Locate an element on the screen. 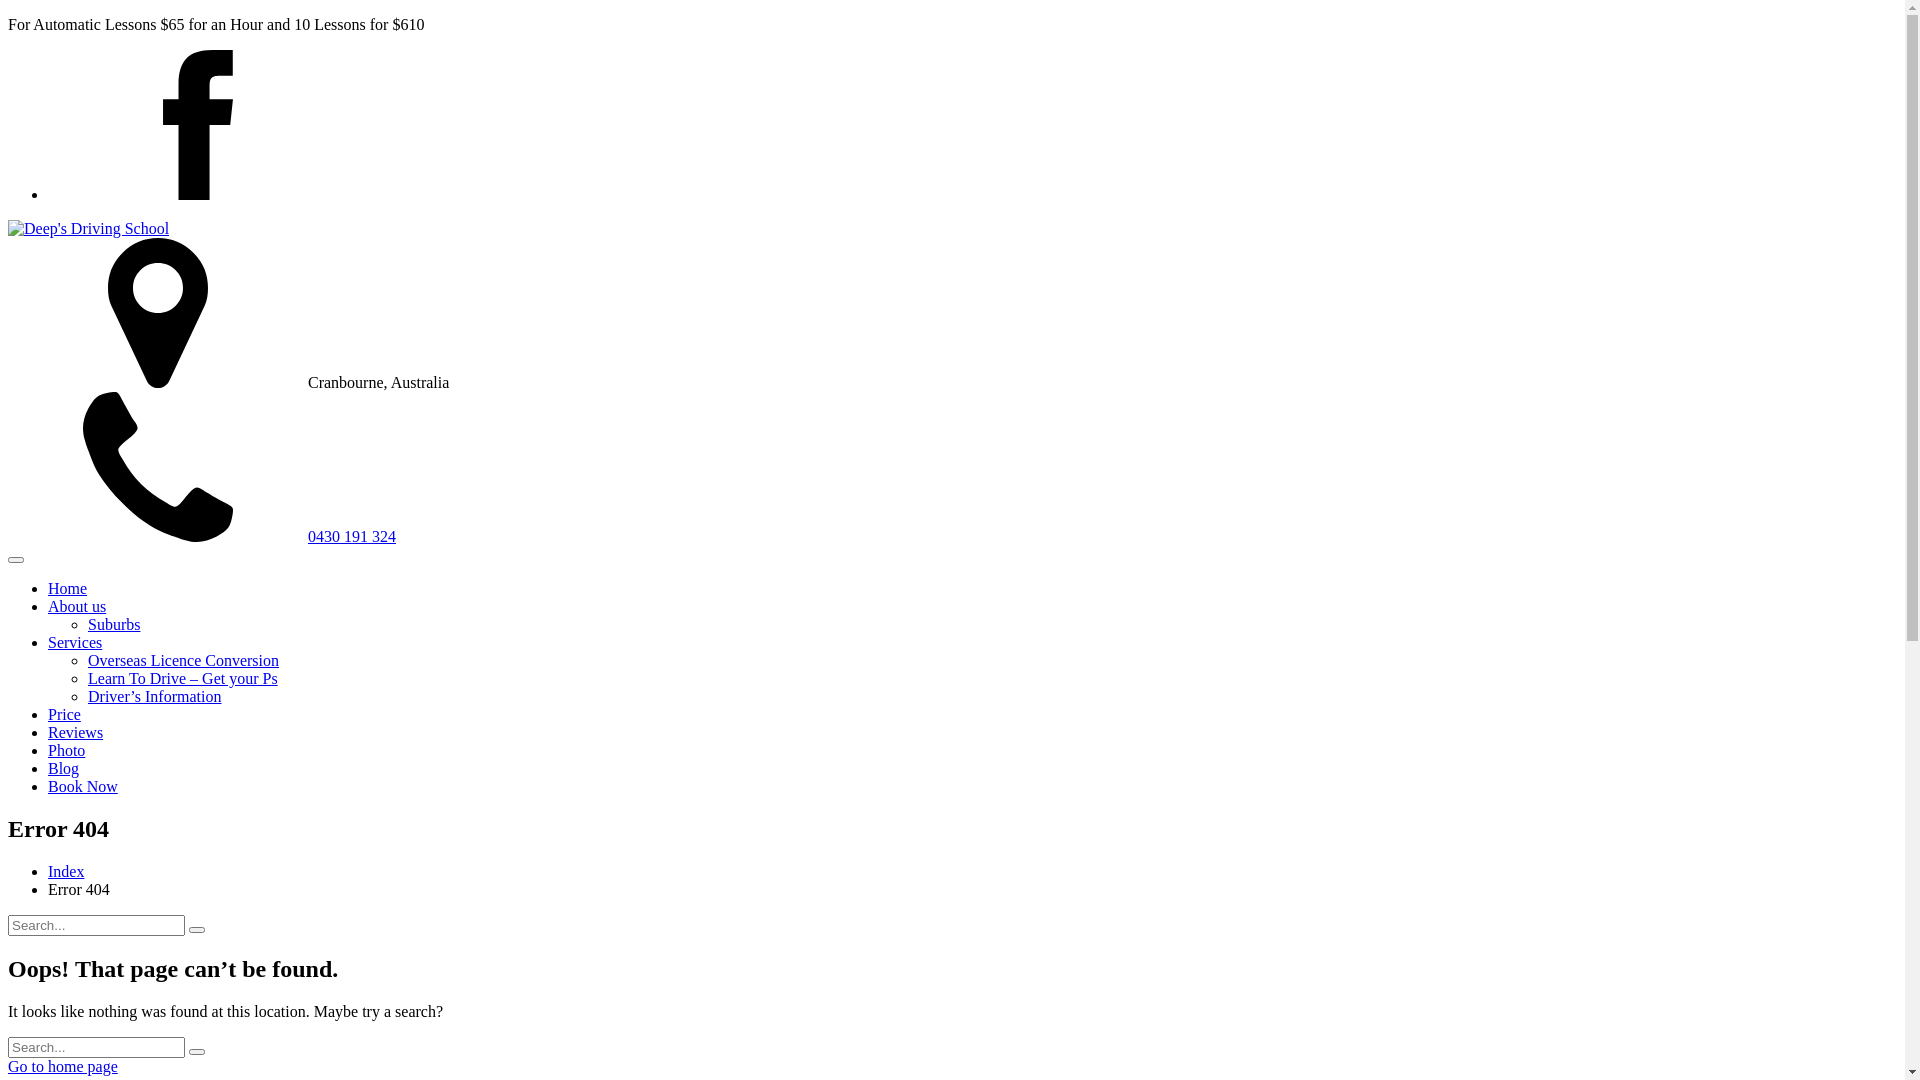 The image size is (1920, 1080). 'Home' is located at coordinates (67, 587).